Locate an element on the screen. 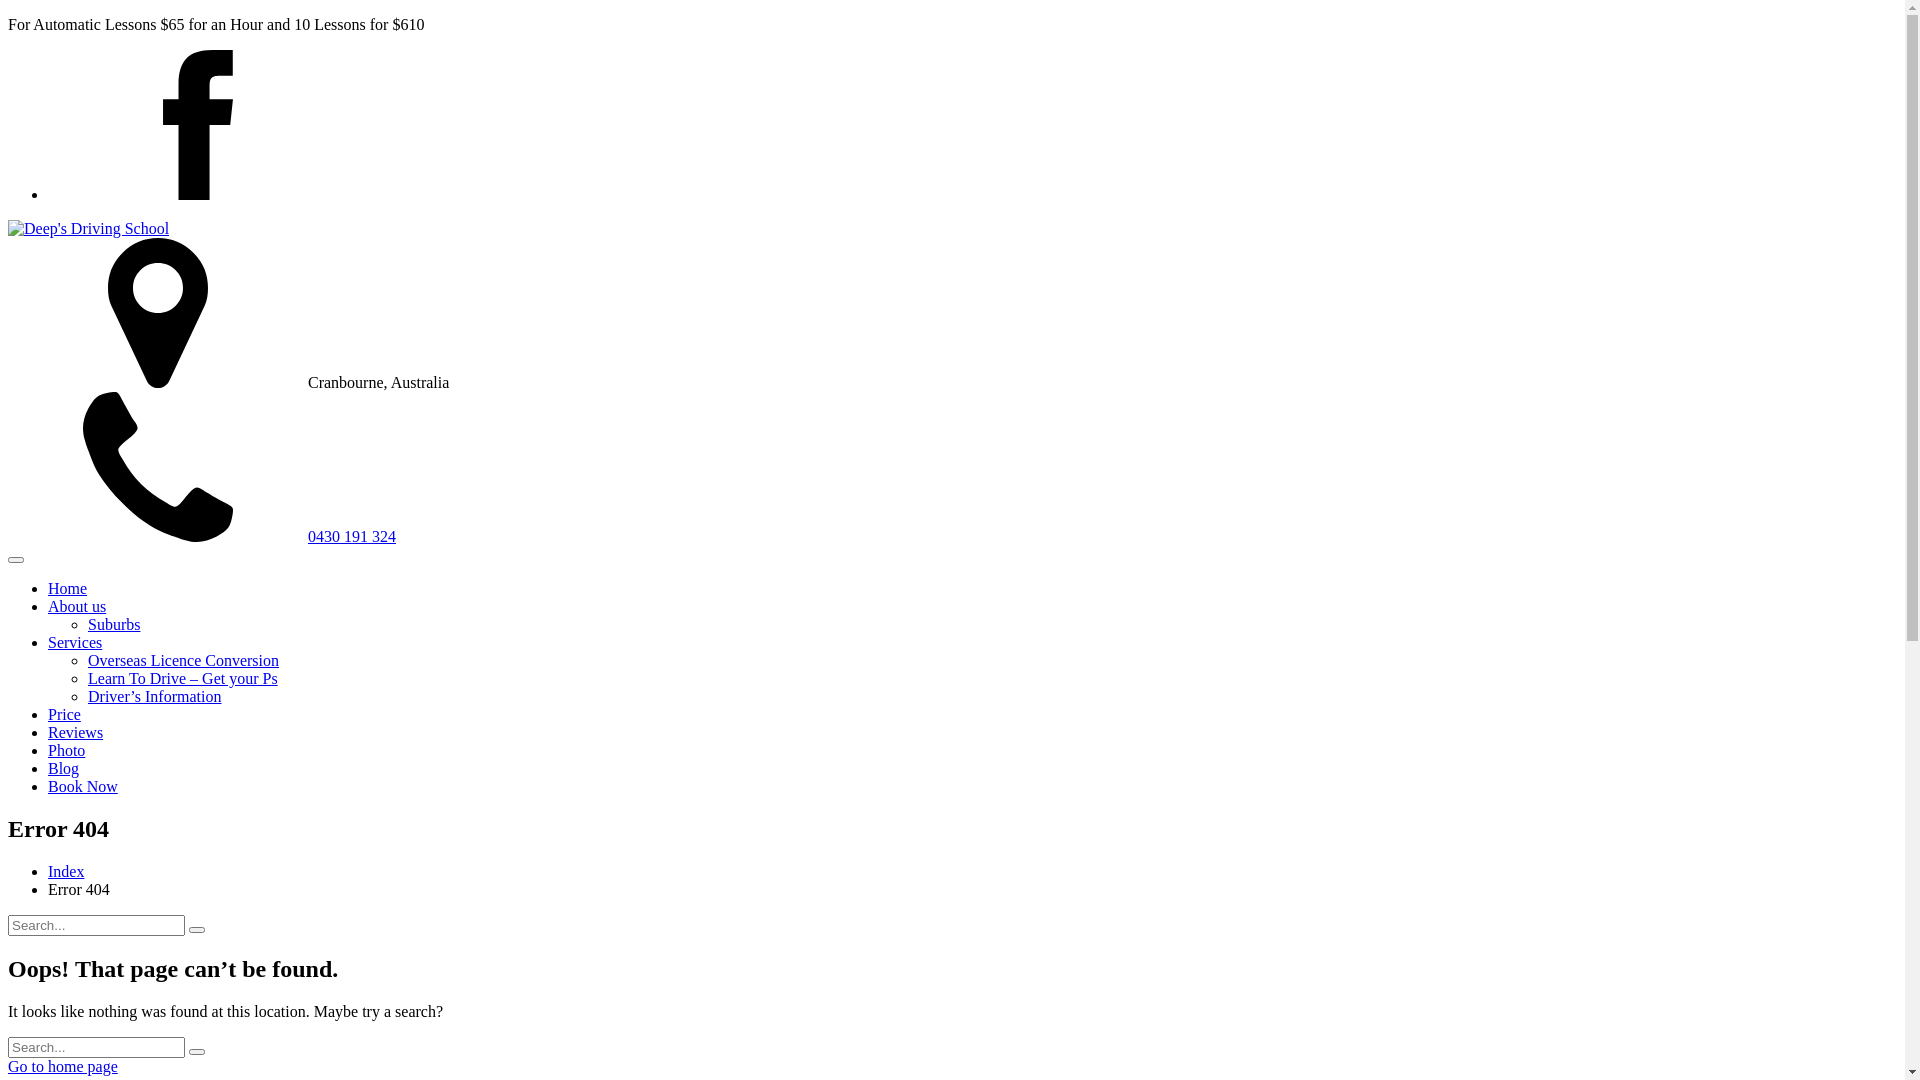 The image size is (1920, 1080). 'Home' is located at coordinates (67, 587).